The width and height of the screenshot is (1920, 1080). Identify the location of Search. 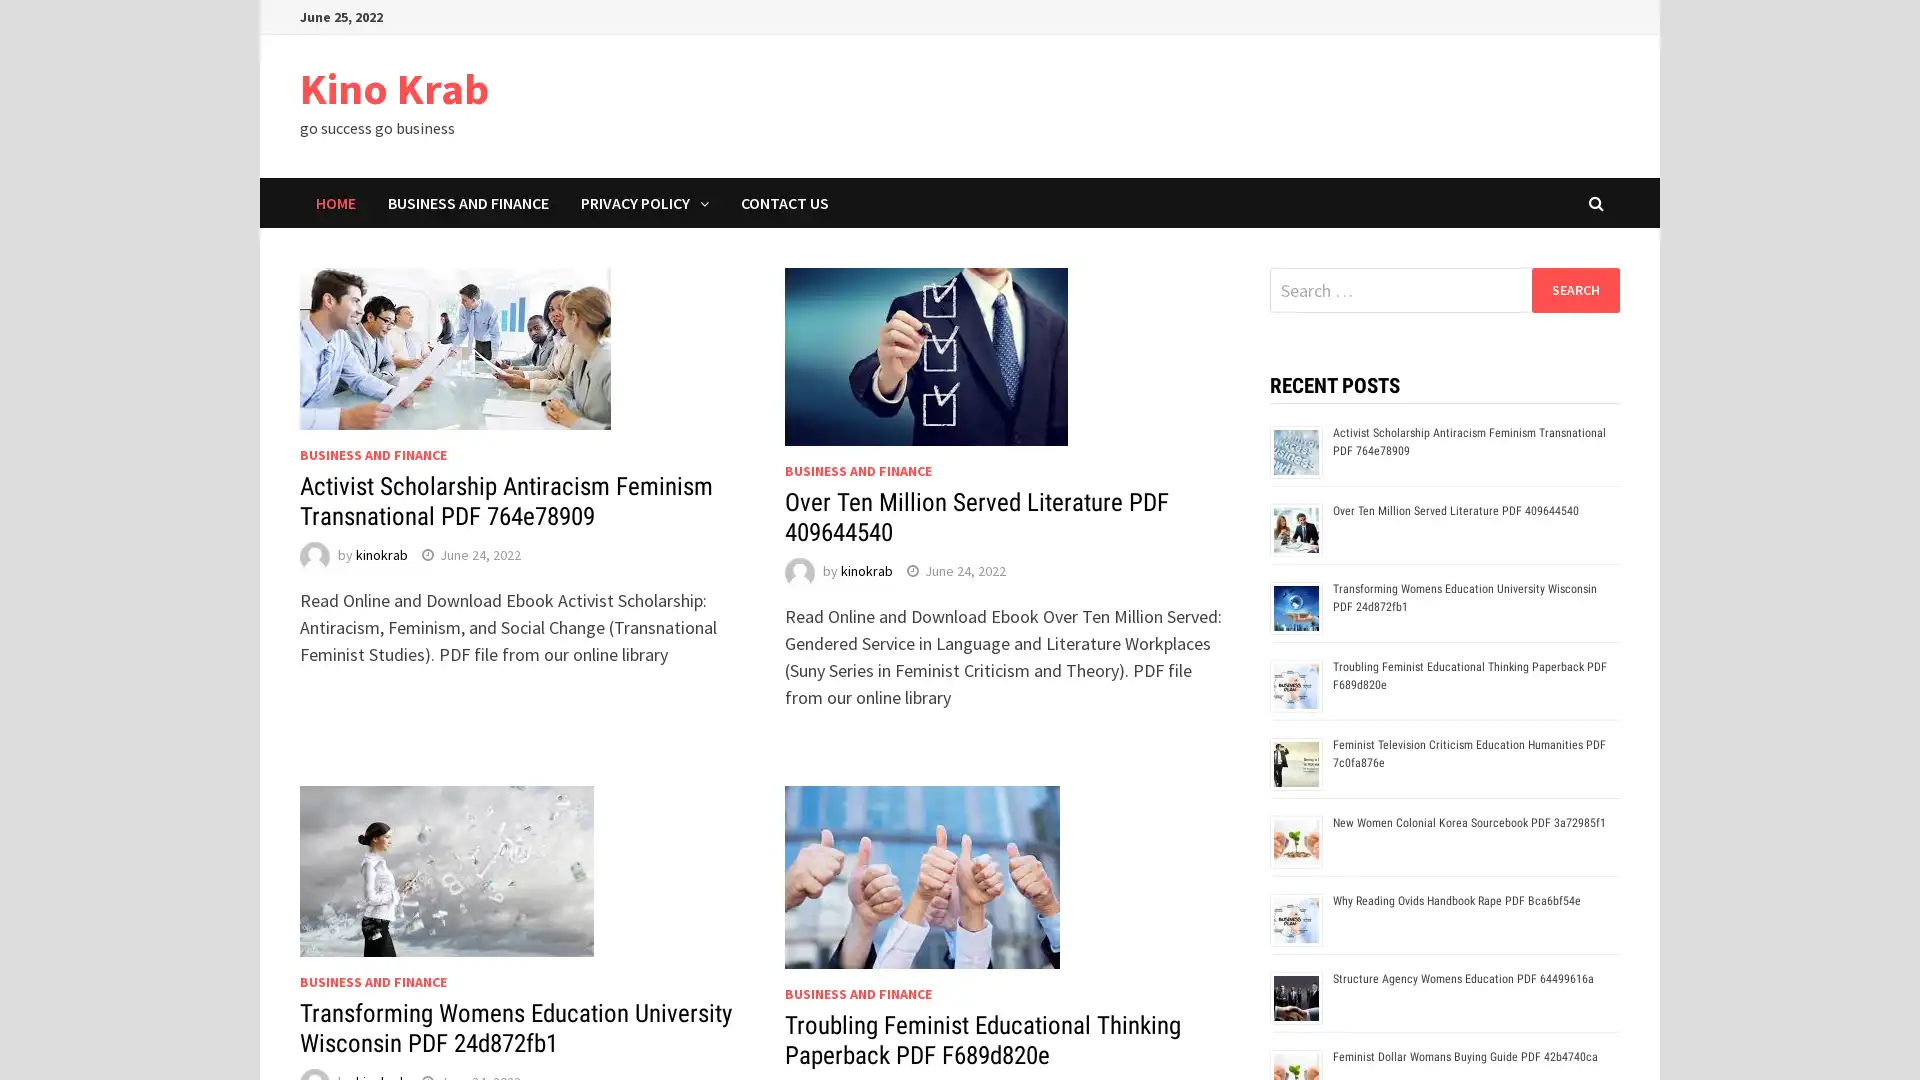
(1574, 289).